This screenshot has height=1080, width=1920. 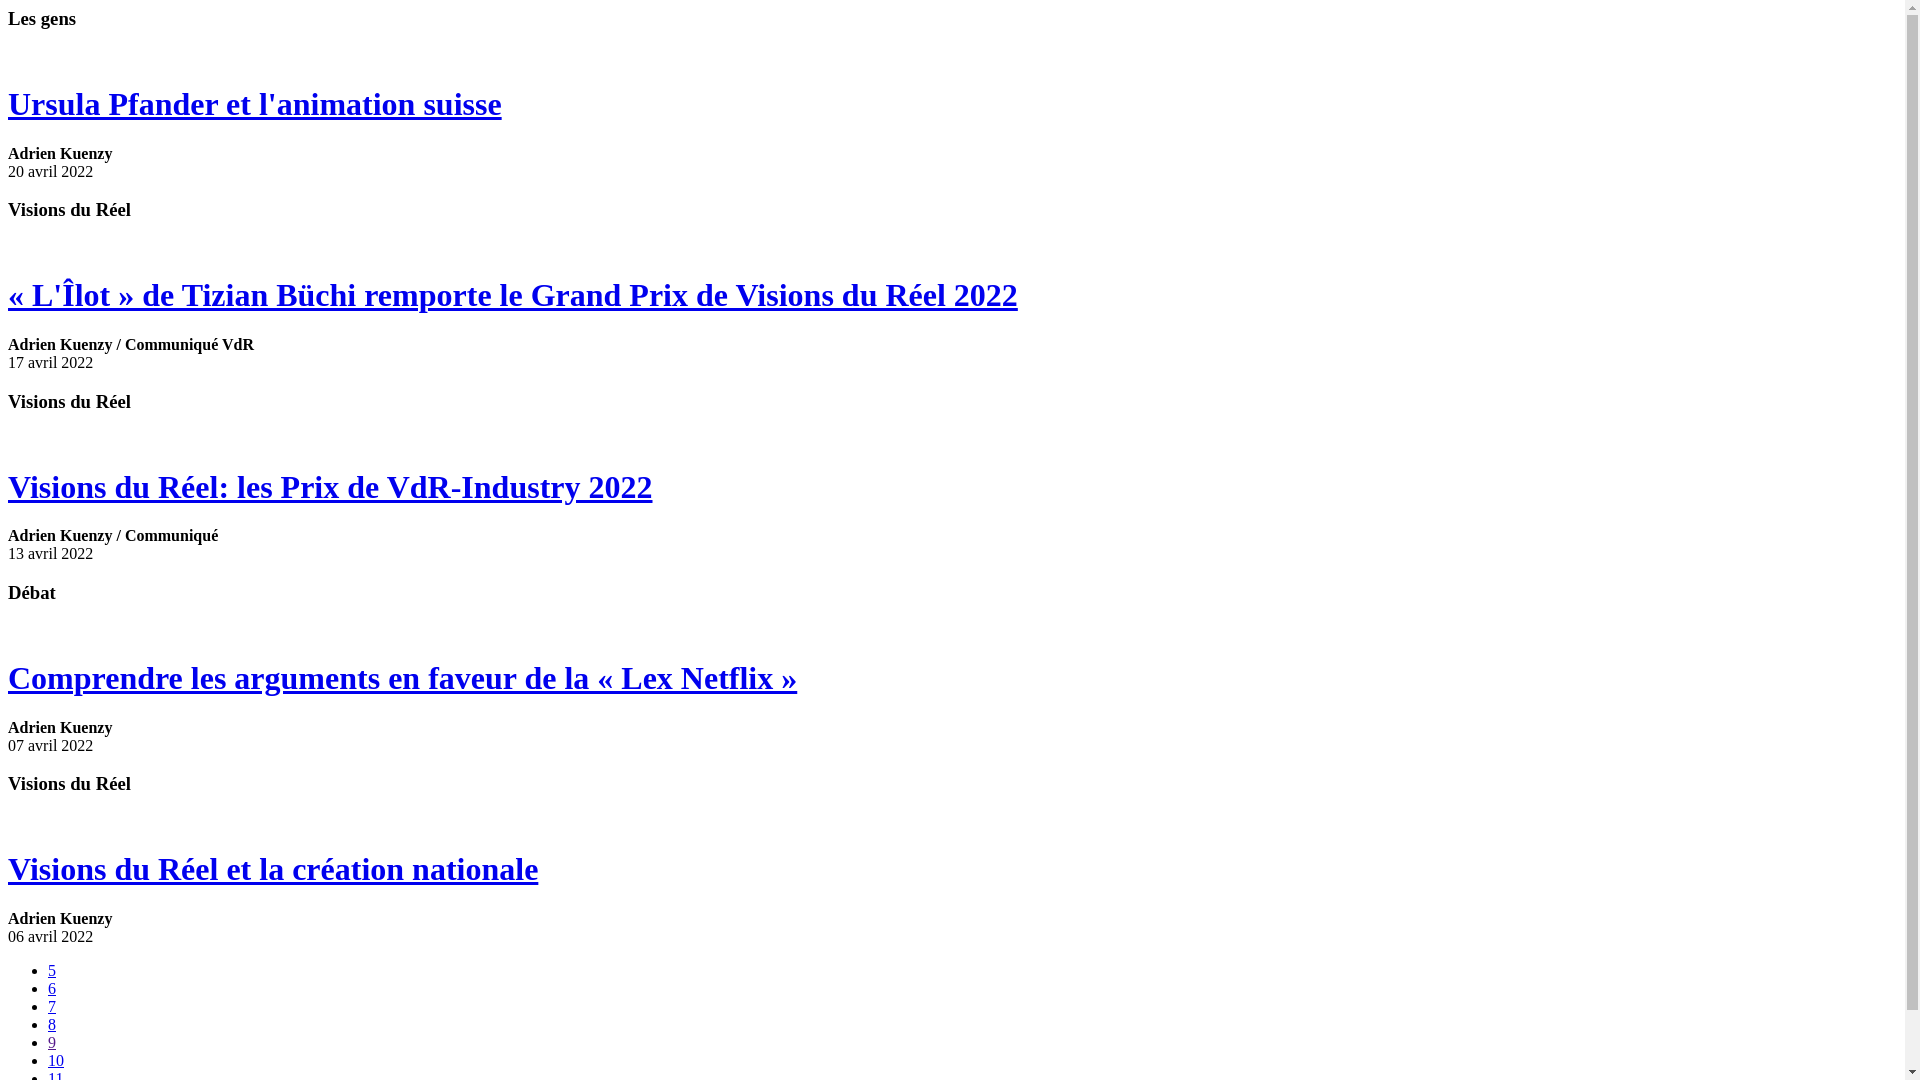 What do you see at coordinates (52, 1024) in the screenshot?
I see `'8'` at bounding box center [52, 1024].